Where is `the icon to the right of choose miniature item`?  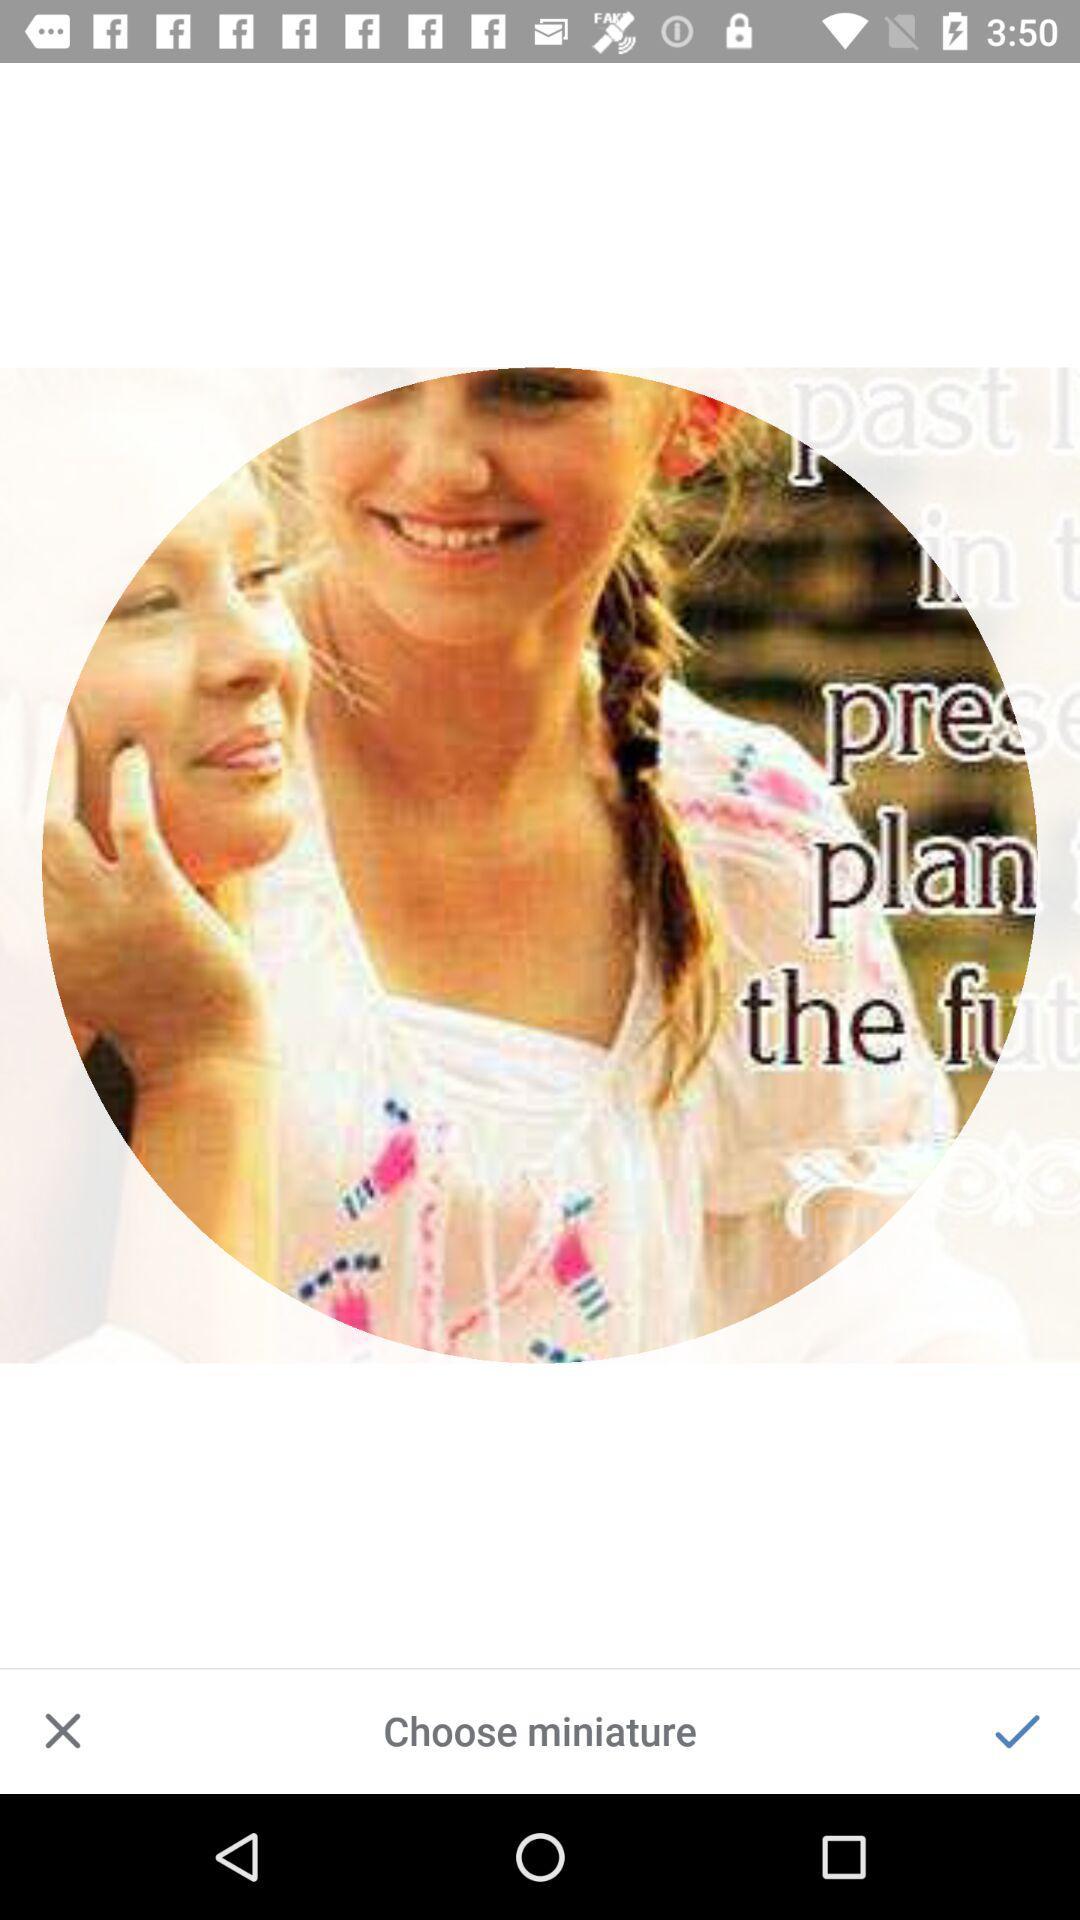
the icon to the right of choose miniature item is located at coordinates (1017, 1730).